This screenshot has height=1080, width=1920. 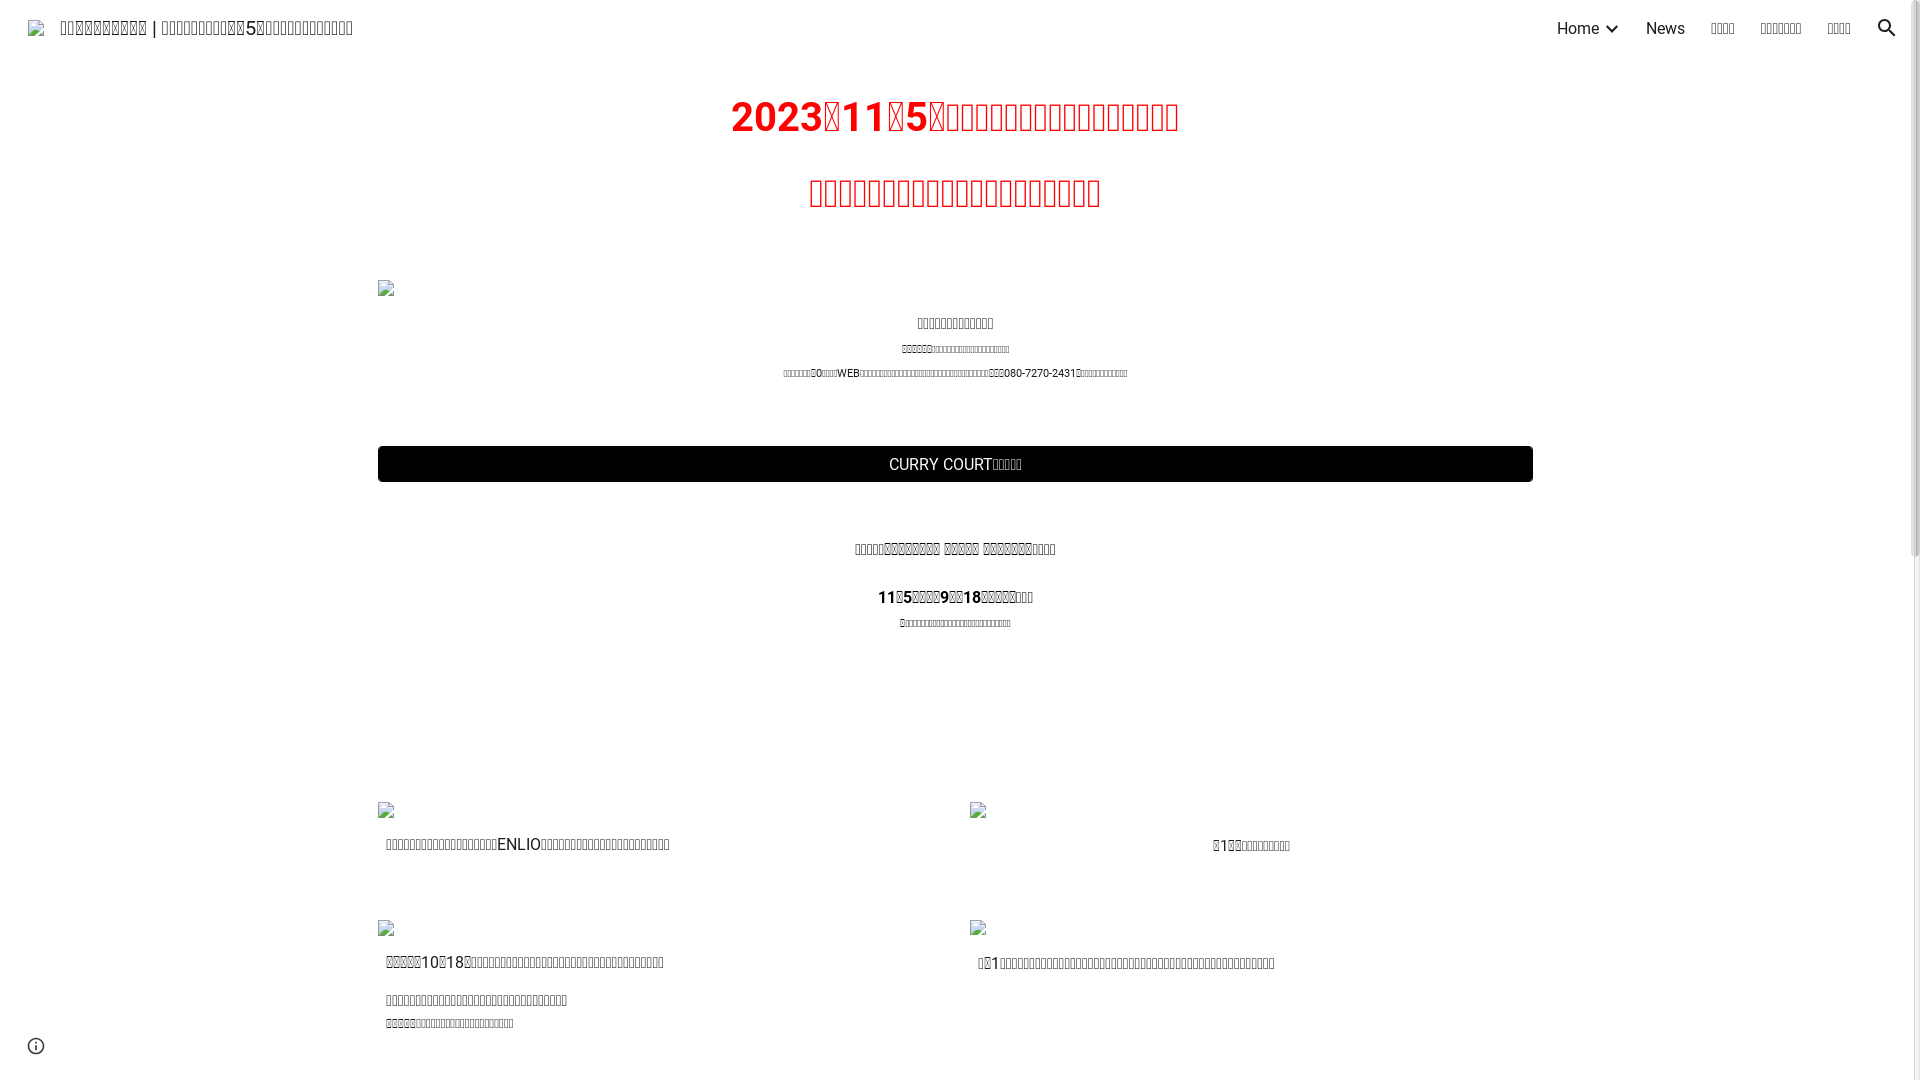 I want to click on 'Home', so click(x=1555, y=27).